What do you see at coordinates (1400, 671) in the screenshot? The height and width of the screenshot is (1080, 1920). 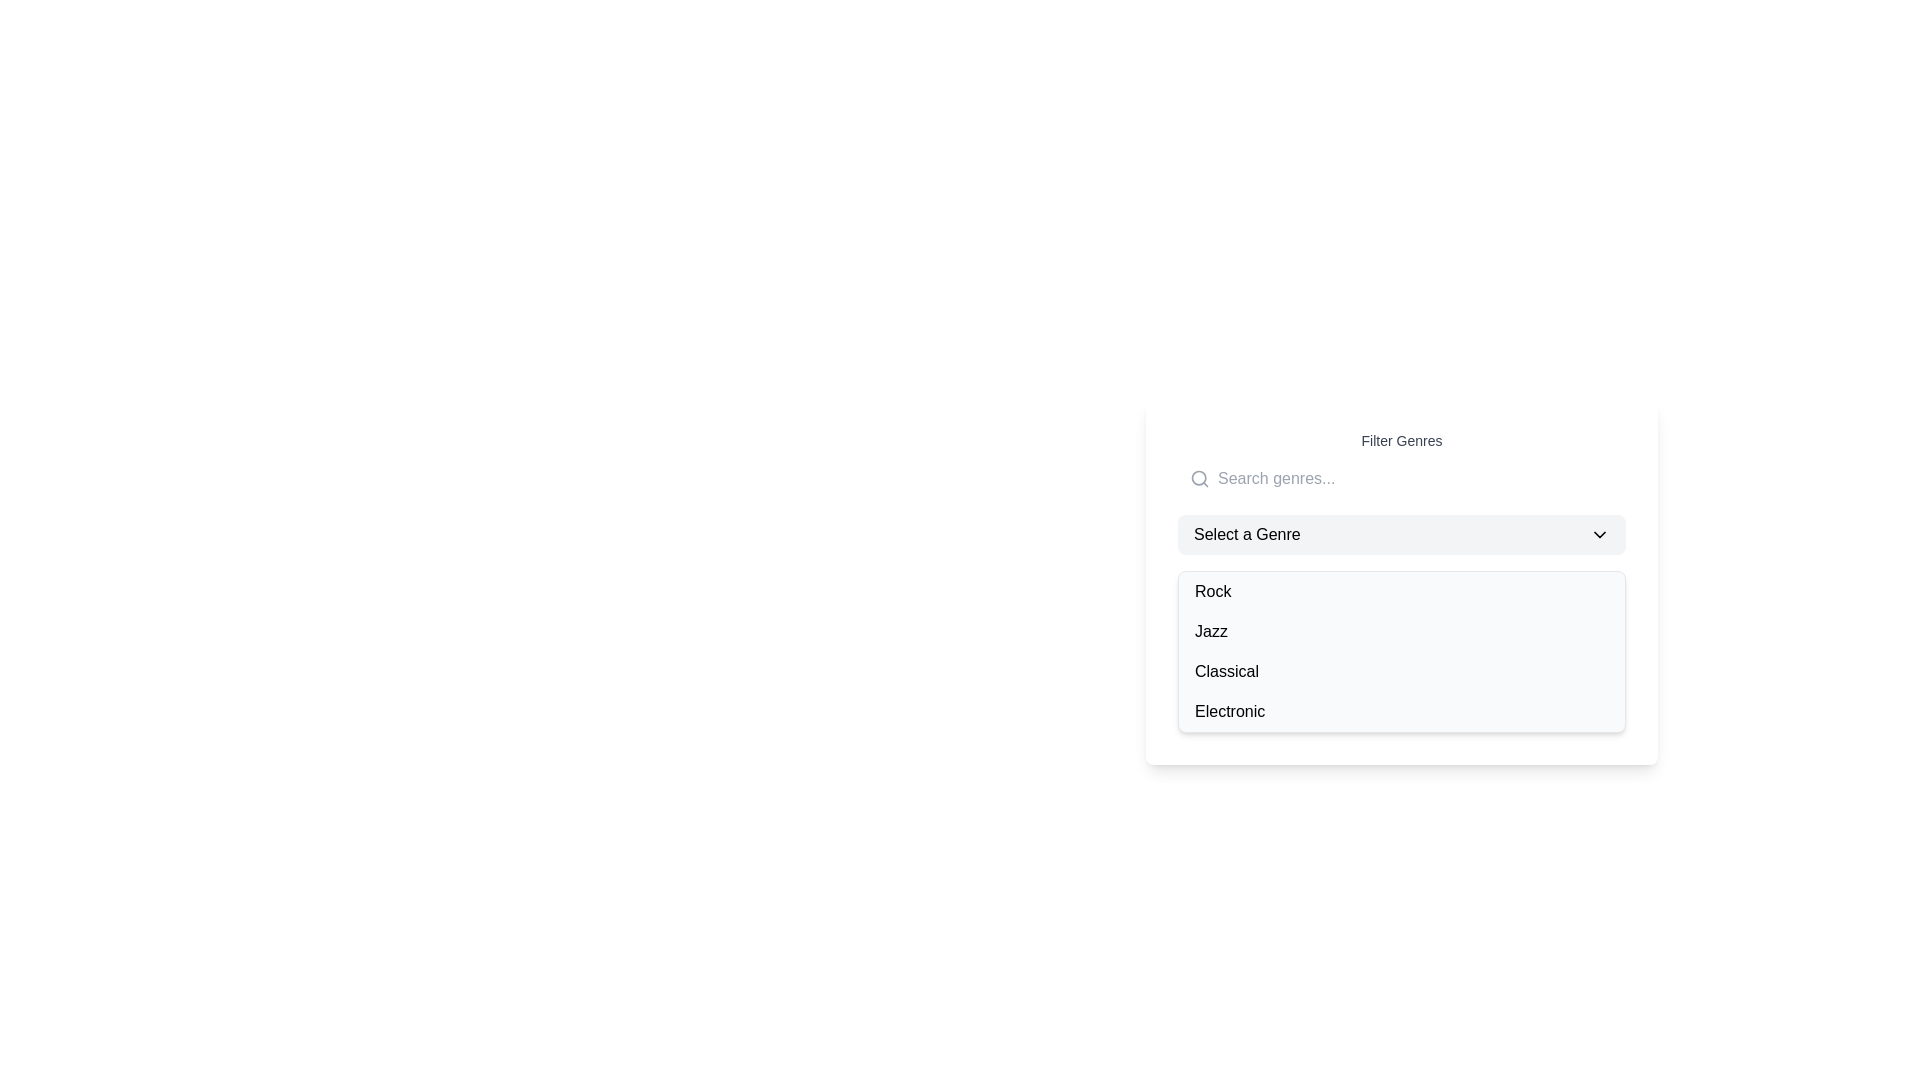 I see `the list item labeled 'Classical' in the dropdown menu` at bounding box center [1400, 671].